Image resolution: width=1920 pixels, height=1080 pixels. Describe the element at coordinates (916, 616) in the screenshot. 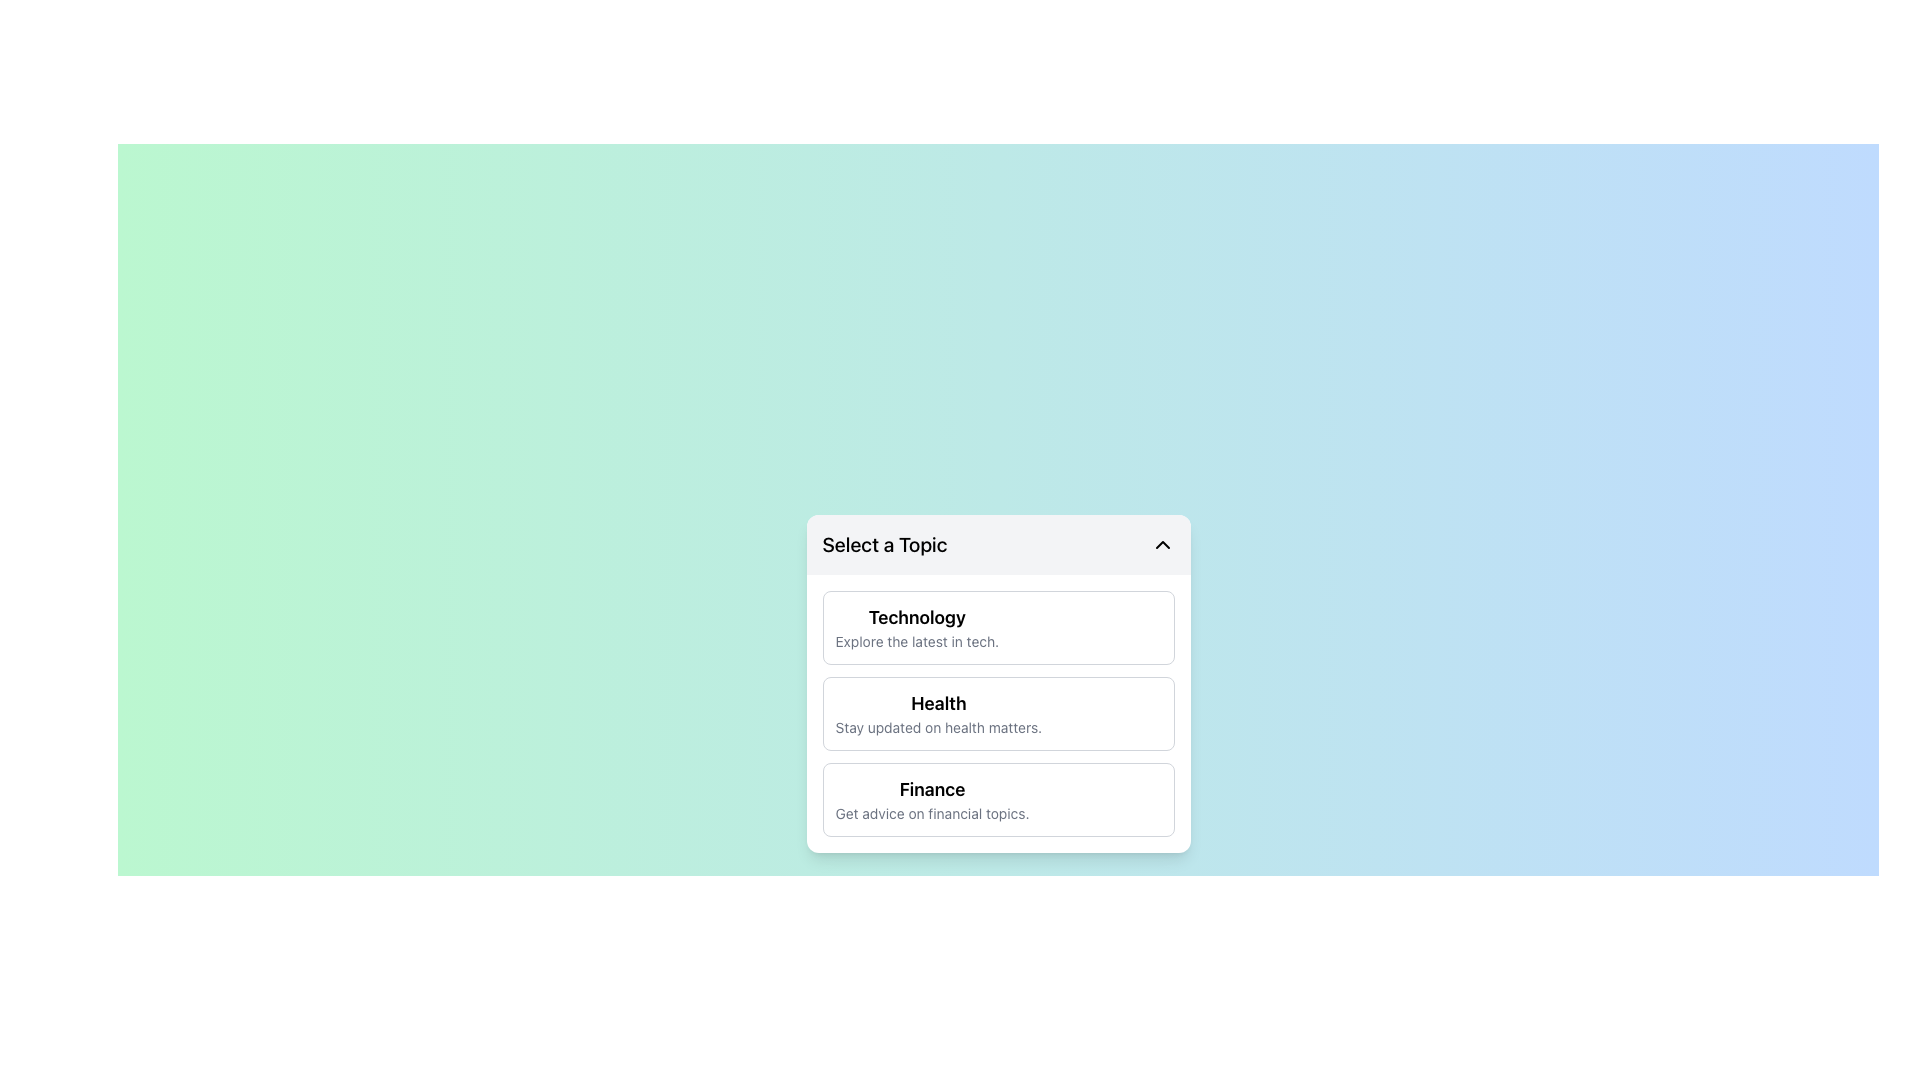

I see `text content of the 'Technology' label located at the top of the menu option, which indicates the selectable topic category` at that location.